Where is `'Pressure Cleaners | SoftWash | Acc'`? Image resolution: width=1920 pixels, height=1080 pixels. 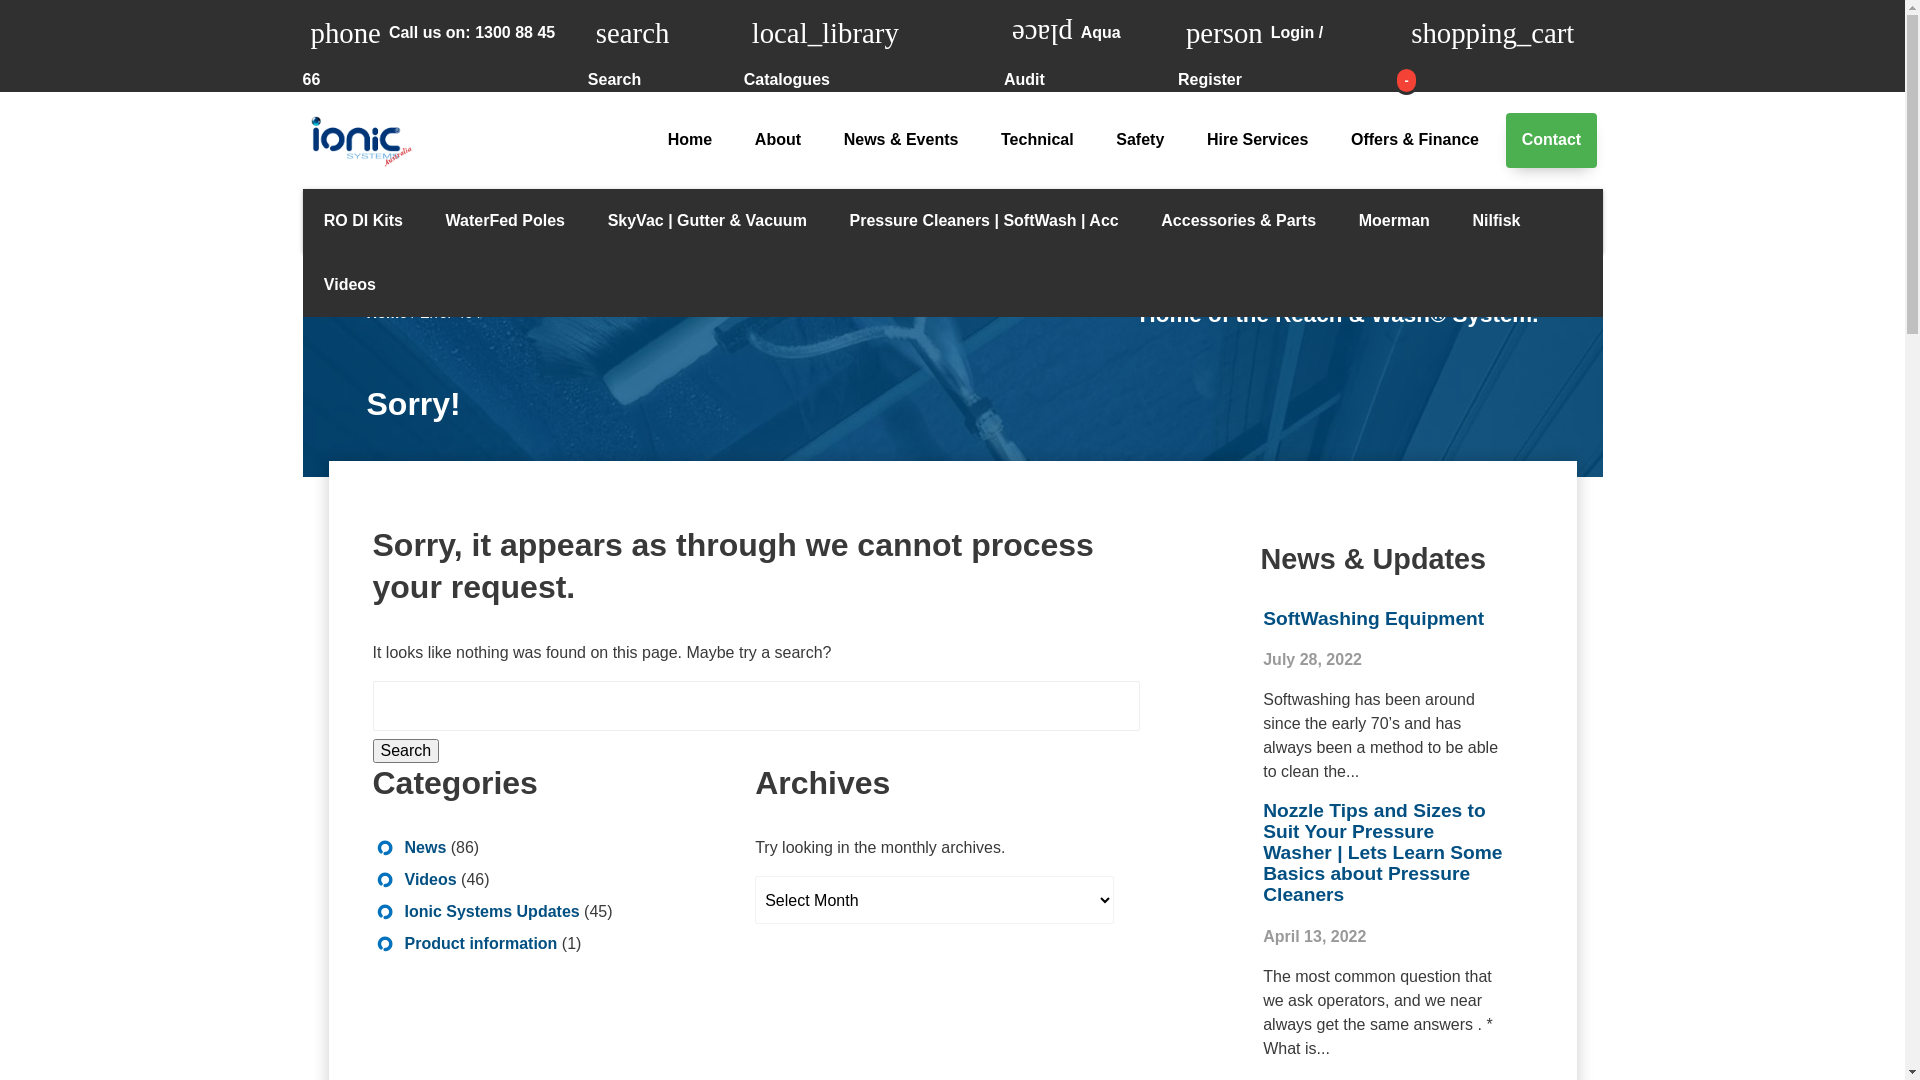 'Pressure Cleaners | SoftWash | Acc' is located at coordinates (983, 220).